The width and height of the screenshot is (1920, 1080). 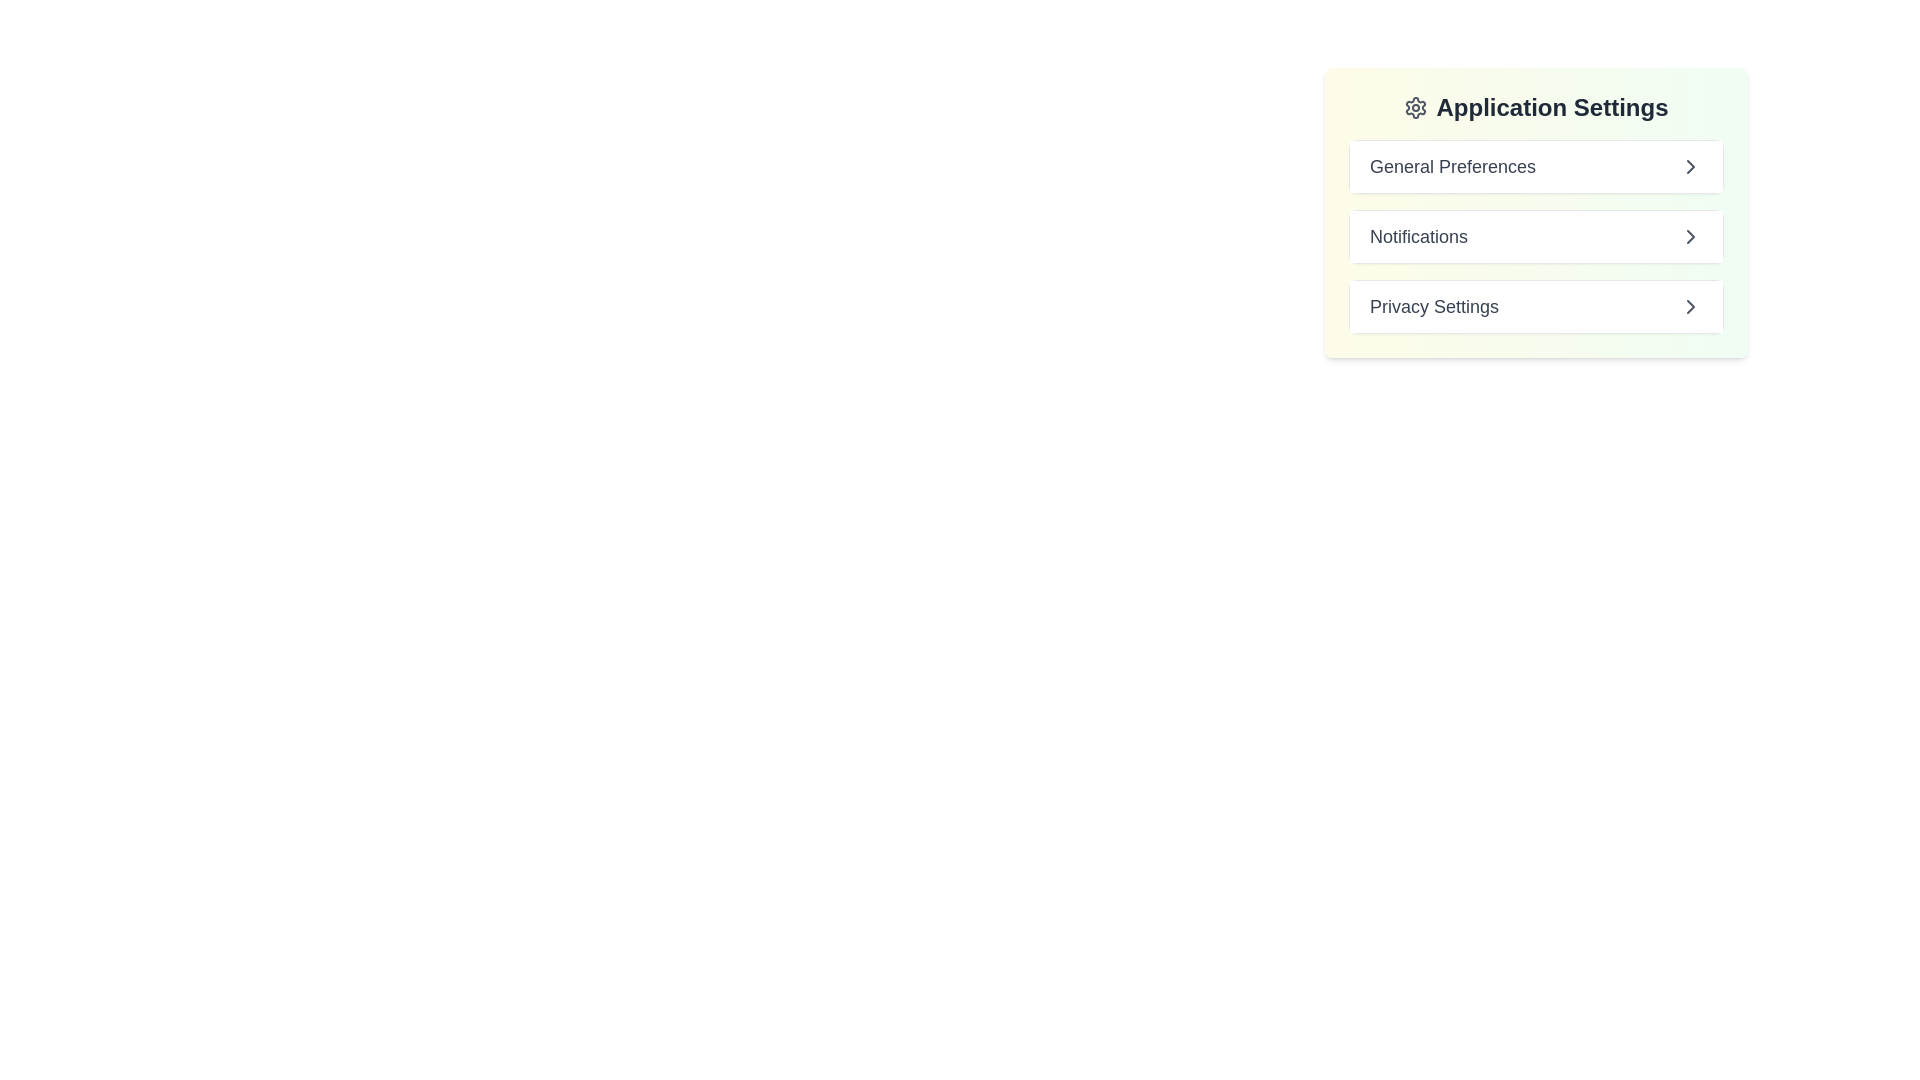 What do you see at coordinates (1535, 235) in the screenshot?
I see `the navigational button located in the middle of the settings card` at bounding box center [1535, 235].